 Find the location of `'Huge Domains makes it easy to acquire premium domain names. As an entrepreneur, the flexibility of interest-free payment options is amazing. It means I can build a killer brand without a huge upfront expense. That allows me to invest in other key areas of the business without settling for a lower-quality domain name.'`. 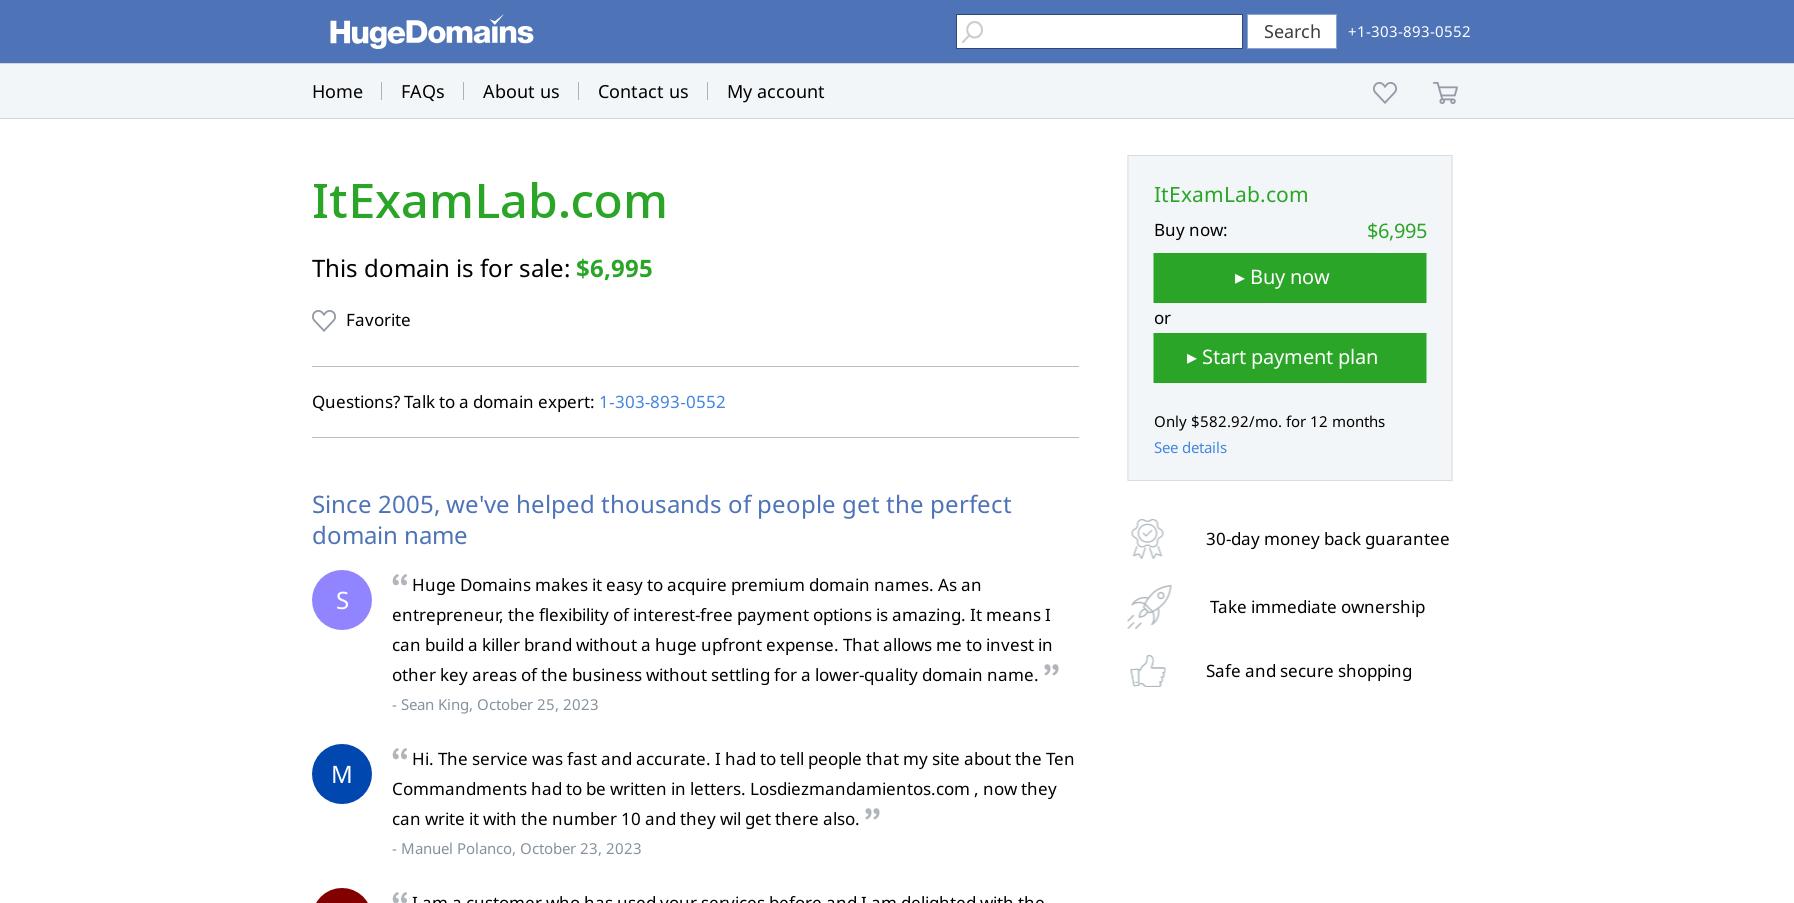

'Huge Domains makes it easy to acquire premium domain names. As an entrepreneur, the flexibility of interest-free payment options is amazing. It means I can build a killer brand without a huge upfront expense. That allows me to invest in other key areas of the business without settling for a lower-quality domain name.' is located at coordinates (722, 629).